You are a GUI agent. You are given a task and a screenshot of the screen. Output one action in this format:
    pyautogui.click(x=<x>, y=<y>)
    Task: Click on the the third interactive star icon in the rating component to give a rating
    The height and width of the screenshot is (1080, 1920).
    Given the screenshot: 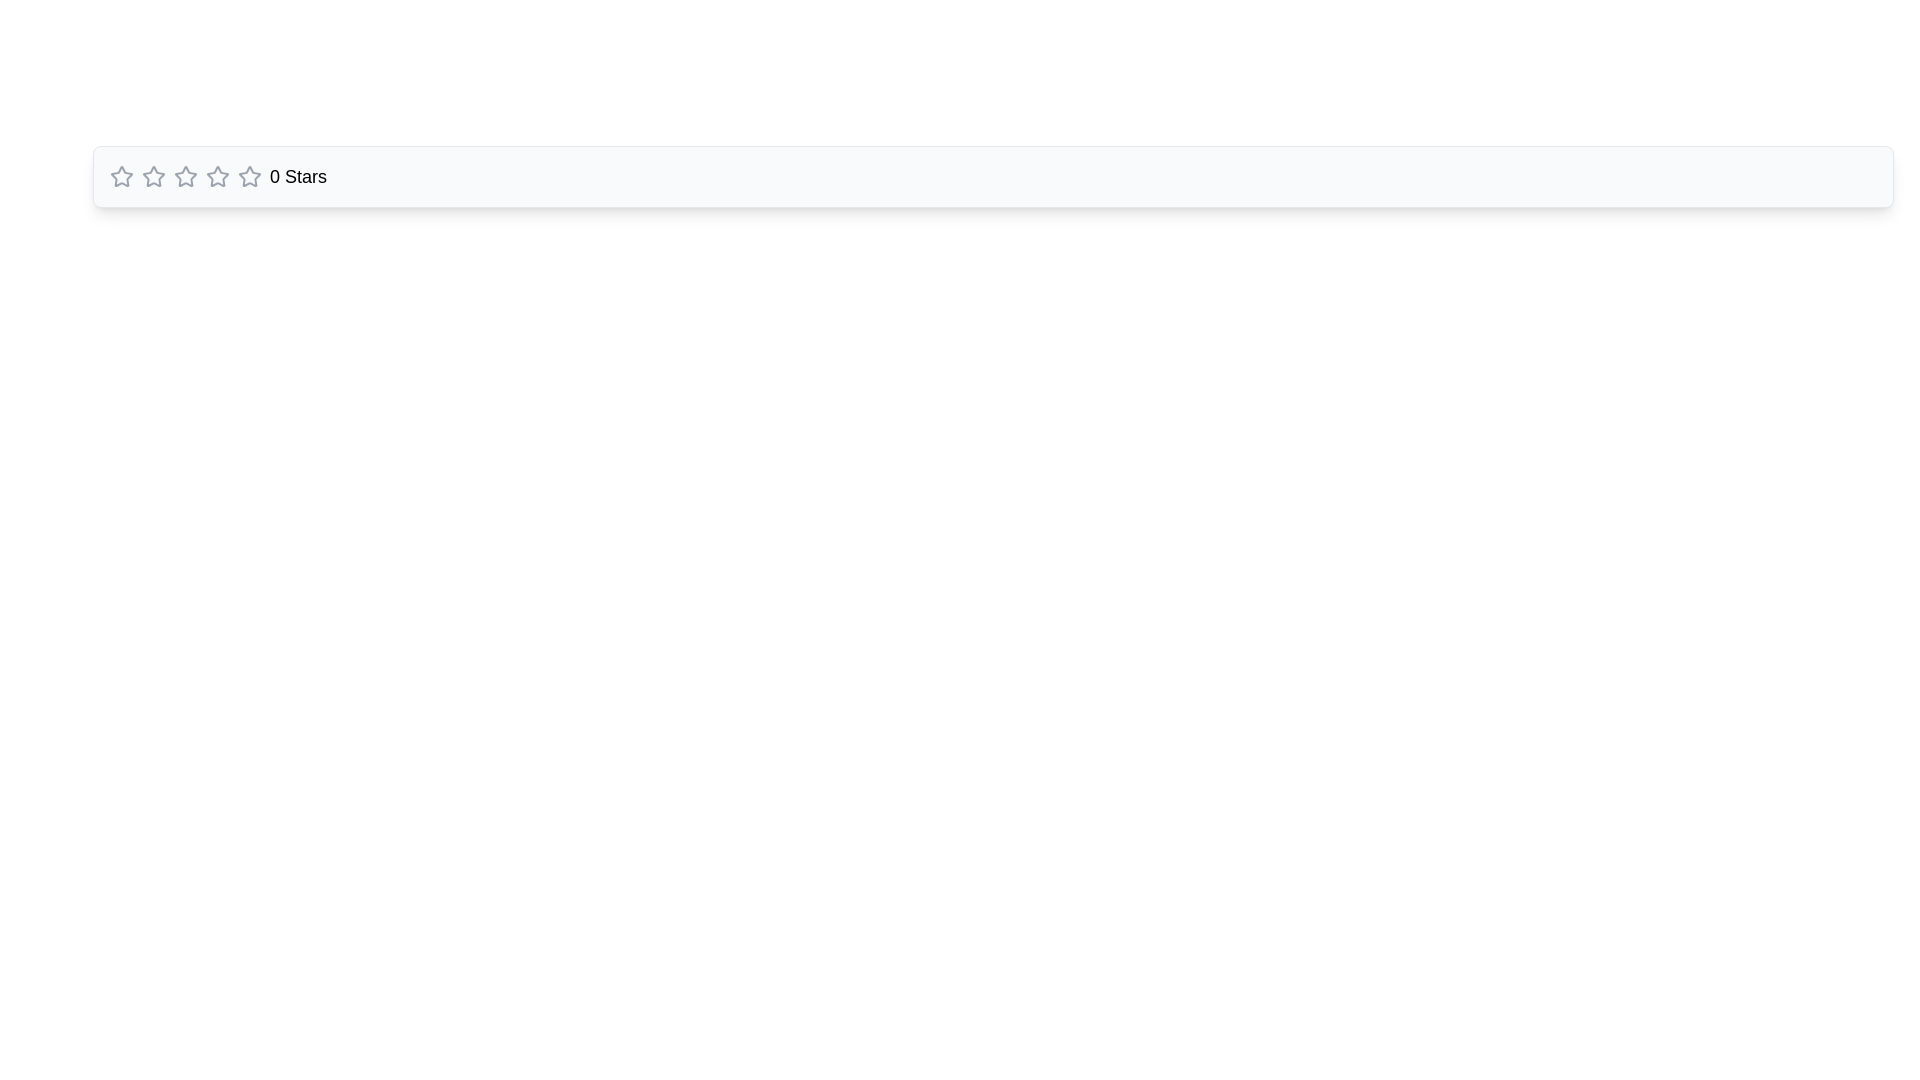 What is the action you would take?
    pyautogui.click(x=186, y=176)
    